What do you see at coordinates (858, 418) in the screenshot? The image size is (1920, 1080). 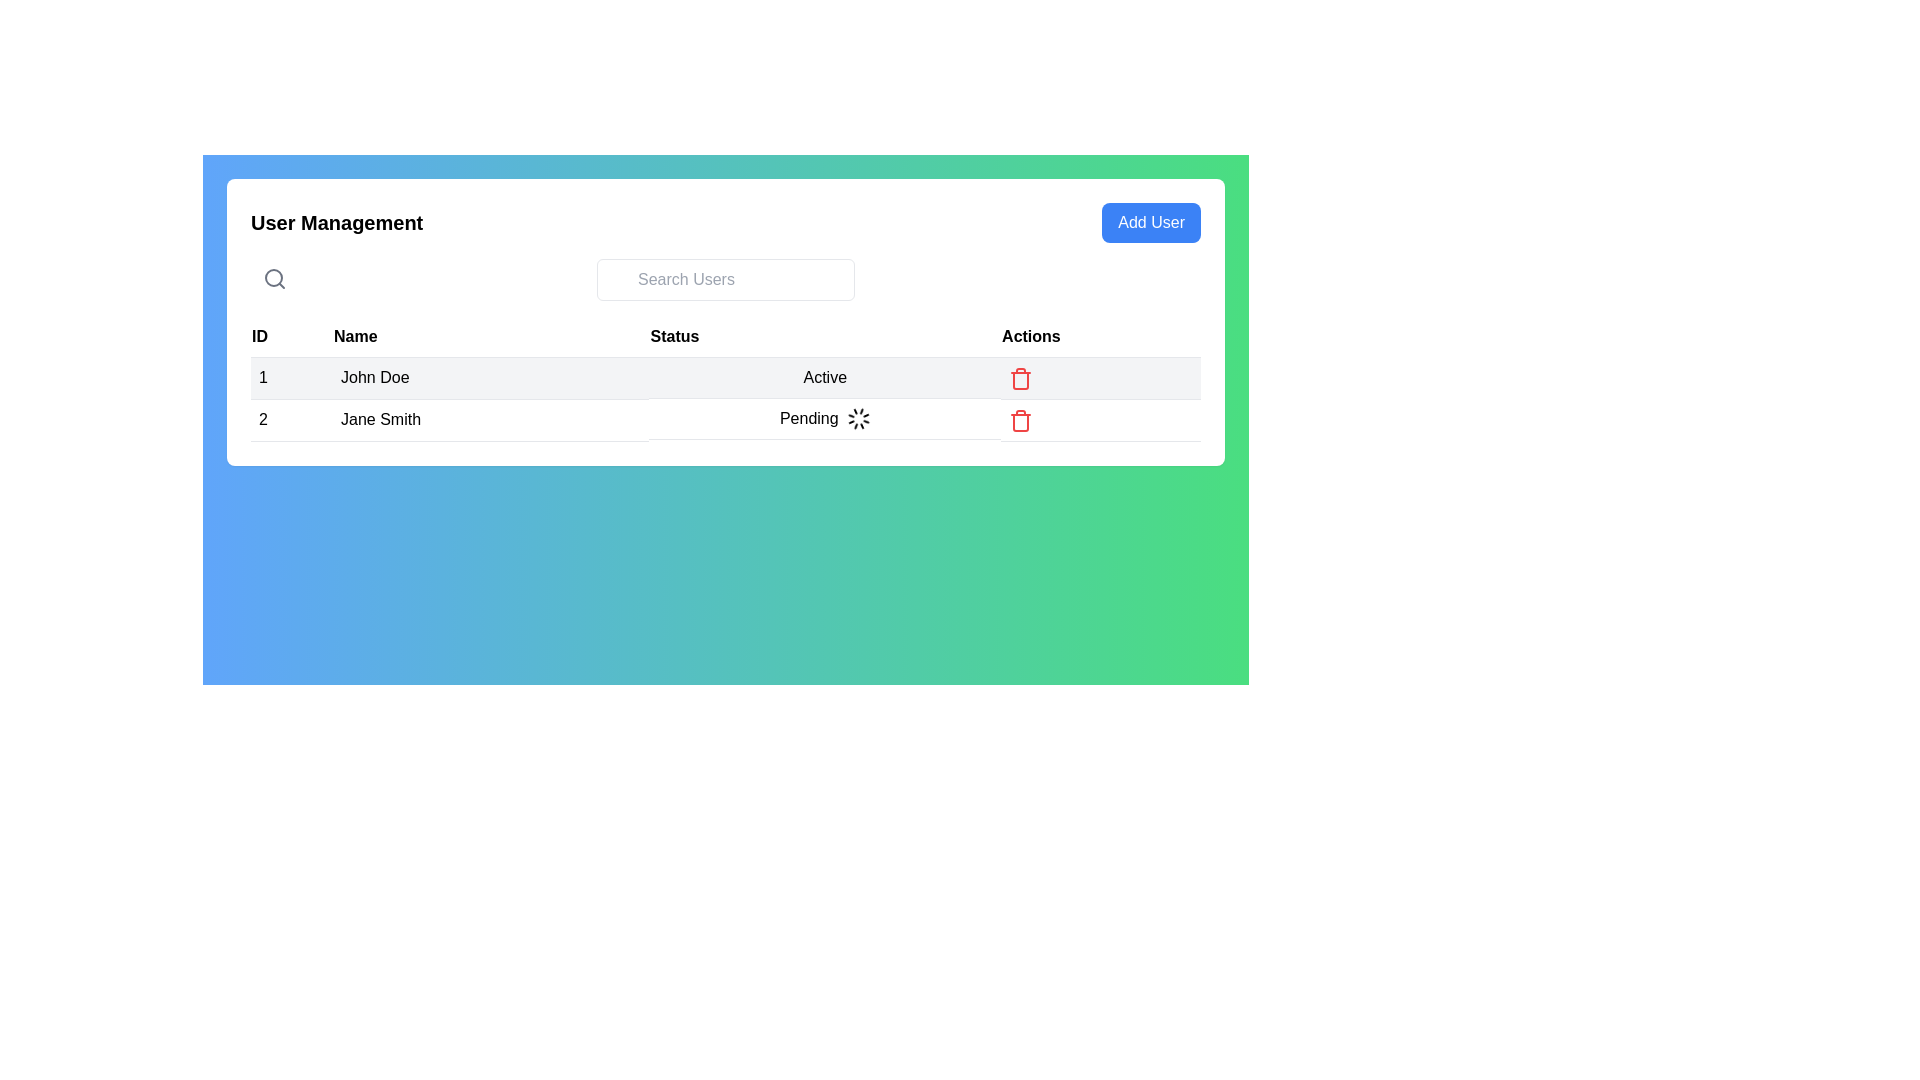 I see `the animated spinning Loader icon located in the second row of the table, next to the 'Pending' status text in the 'Status' column` at bounding box center [858, 418].